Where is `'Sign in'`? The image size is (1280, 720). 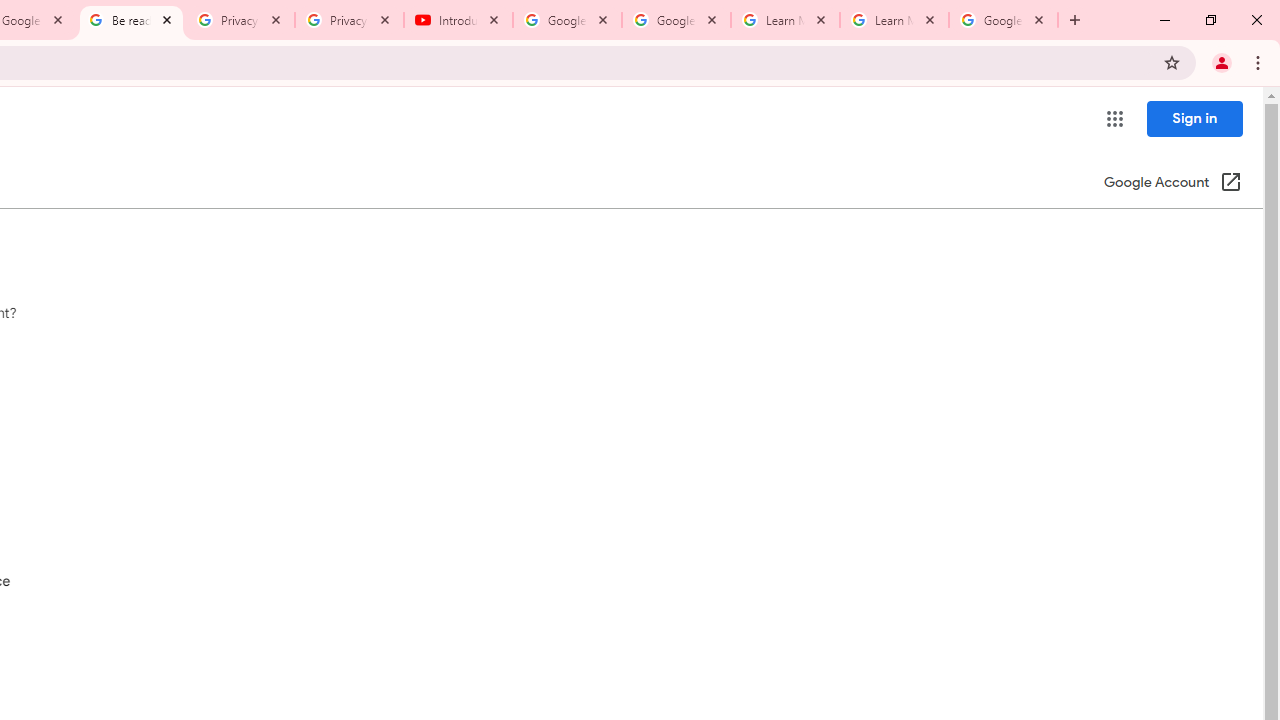
'Sign in' is located at coordinates (1194, 118).